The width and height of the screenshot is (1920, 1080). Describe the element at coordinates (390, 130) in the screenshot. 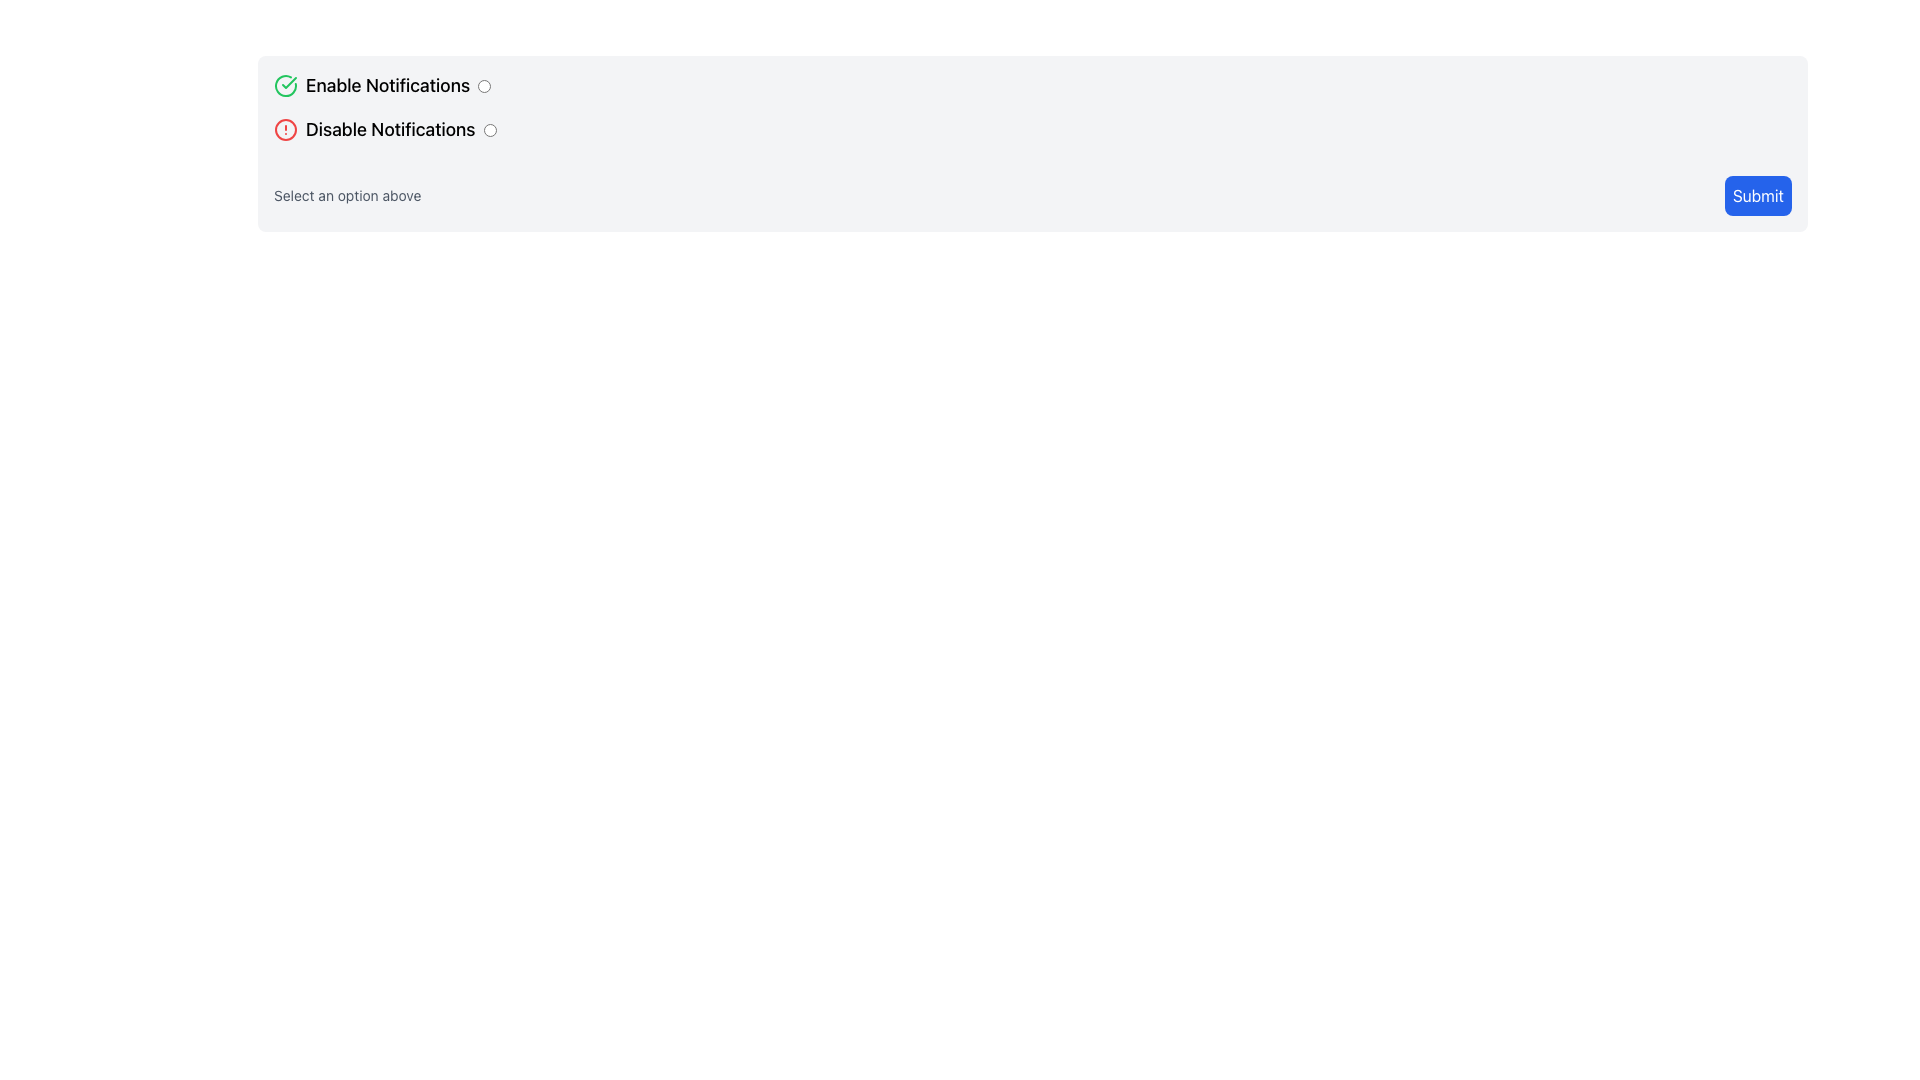

I see `the text label that reads 'Disable Notifications', which is positioned below the 'Enable Notifications' label and next to a radio button` at that location.